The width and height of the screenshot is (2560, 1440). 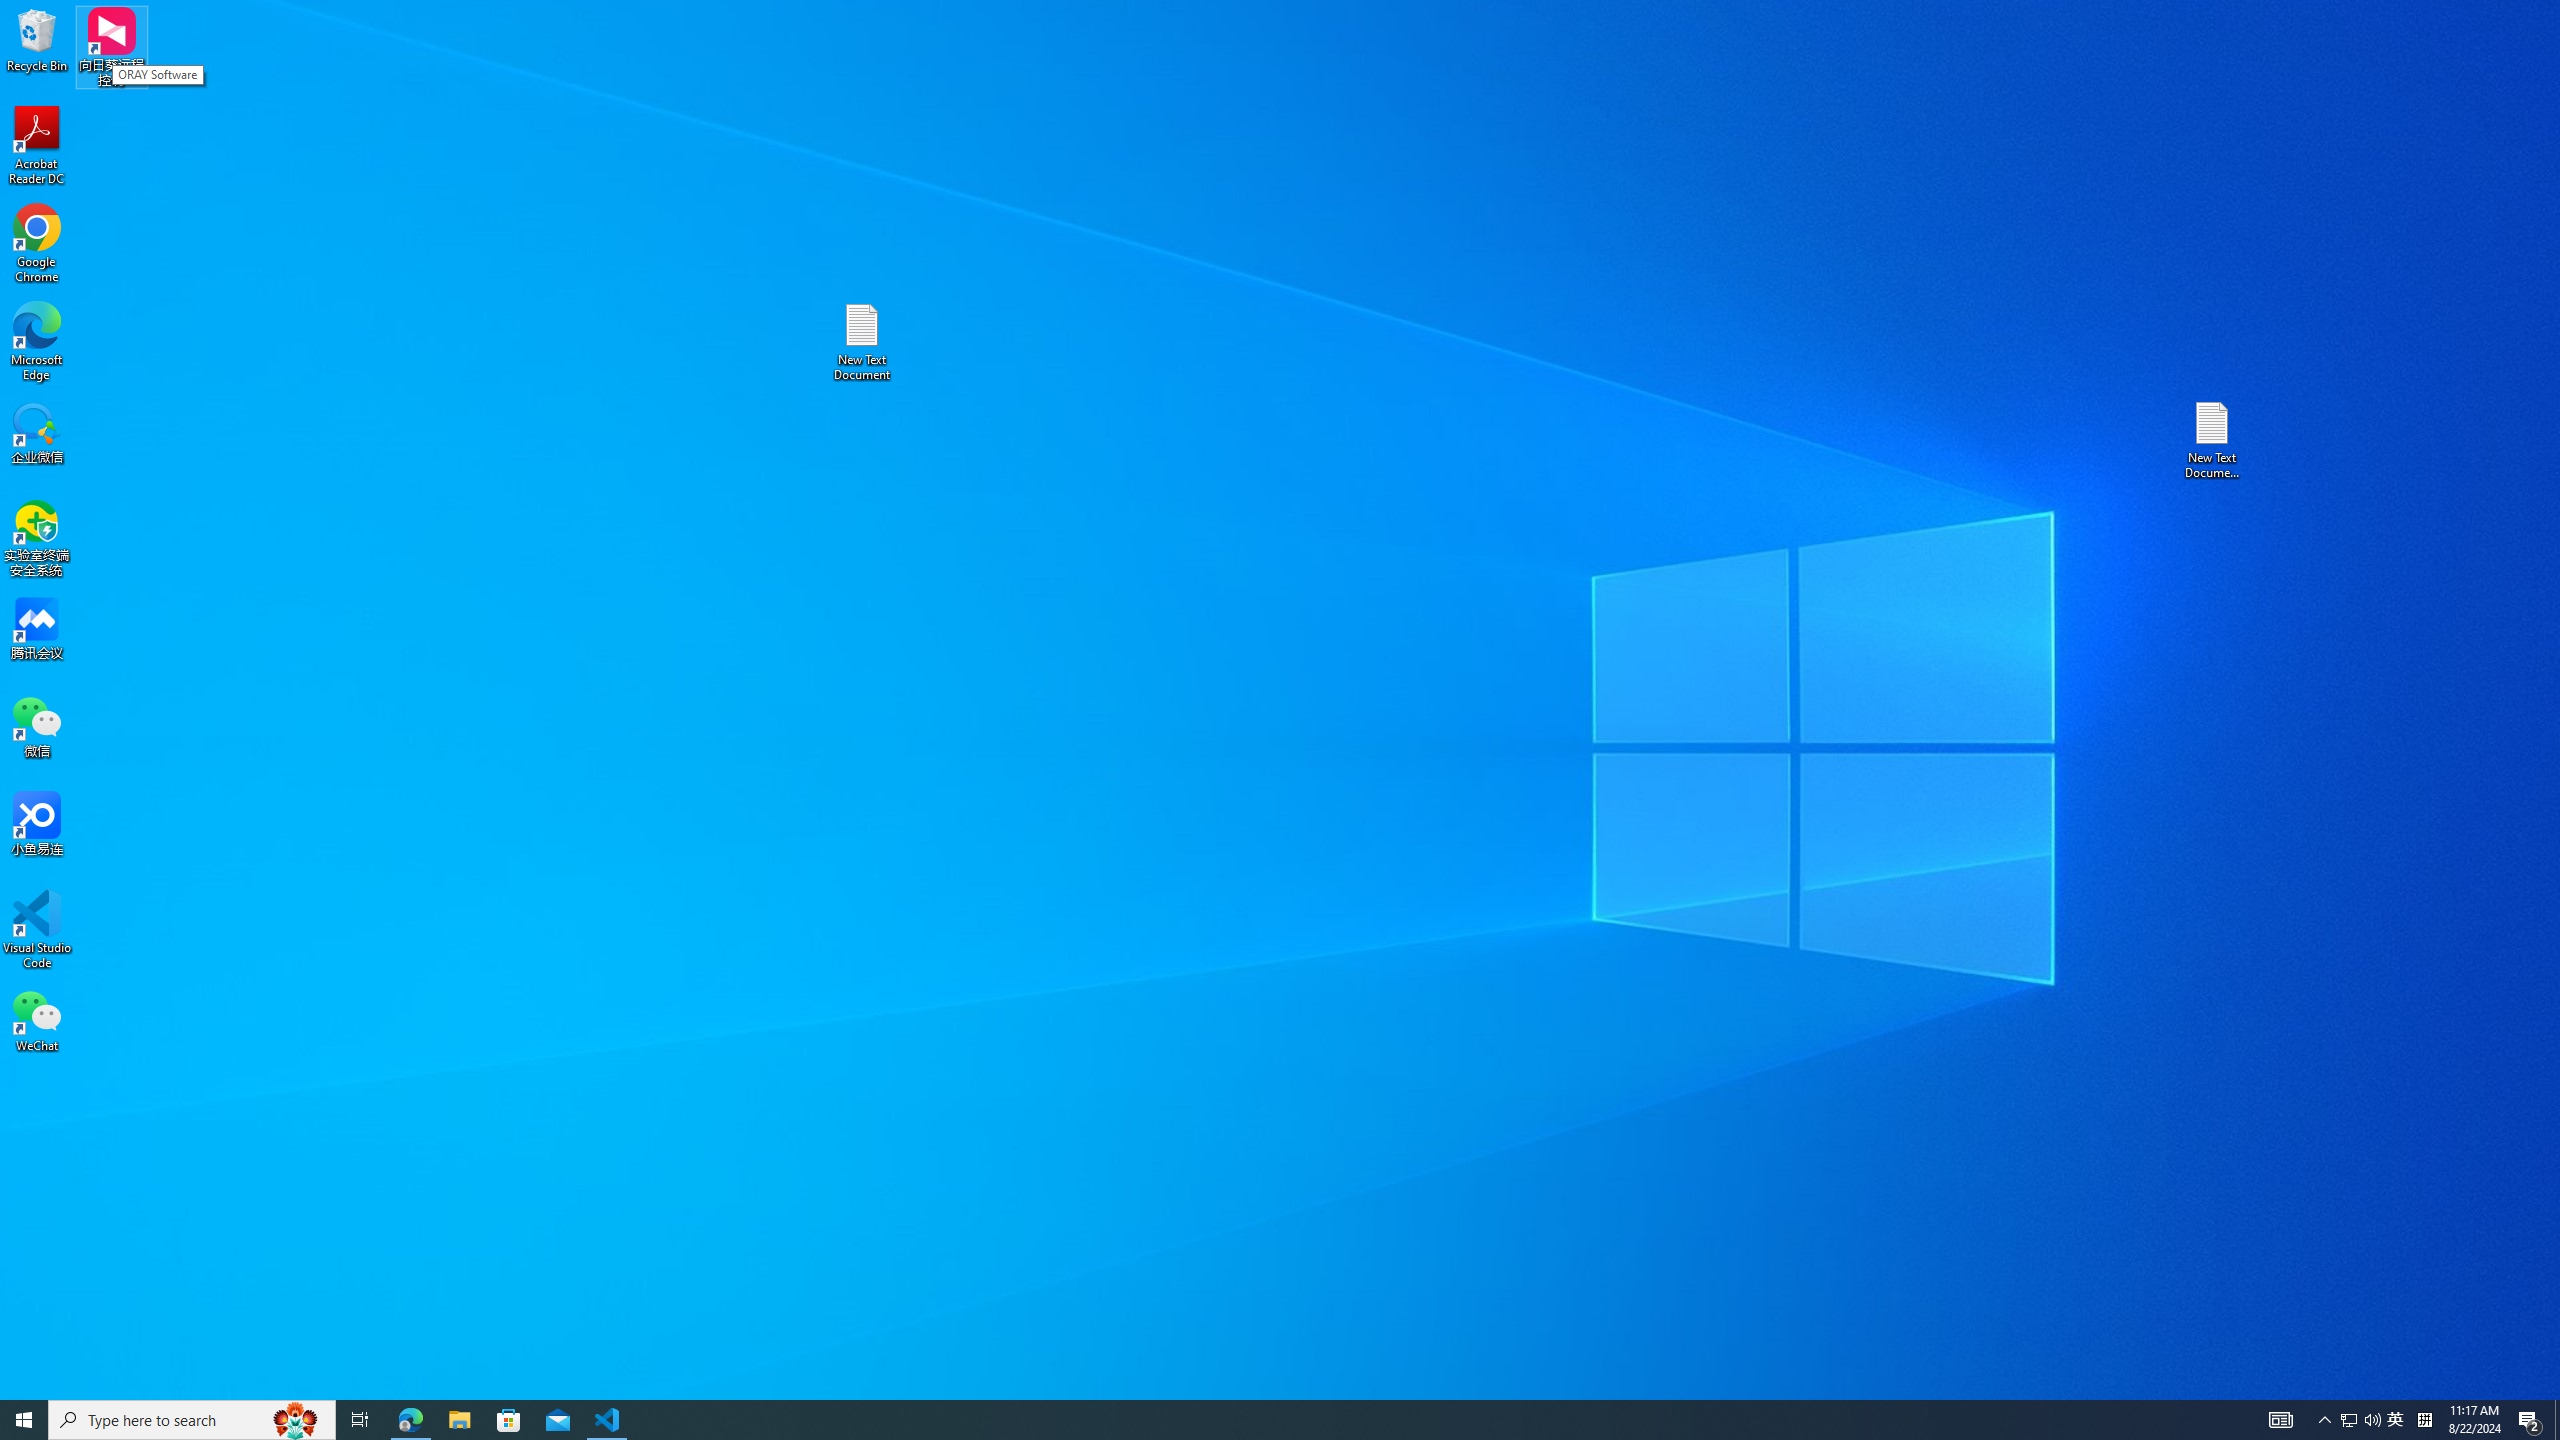 What do you see at coordinates (36, 145) in the screenshot?
I see `'Acrobat Reader DC'` at bounding box center [36, 145].